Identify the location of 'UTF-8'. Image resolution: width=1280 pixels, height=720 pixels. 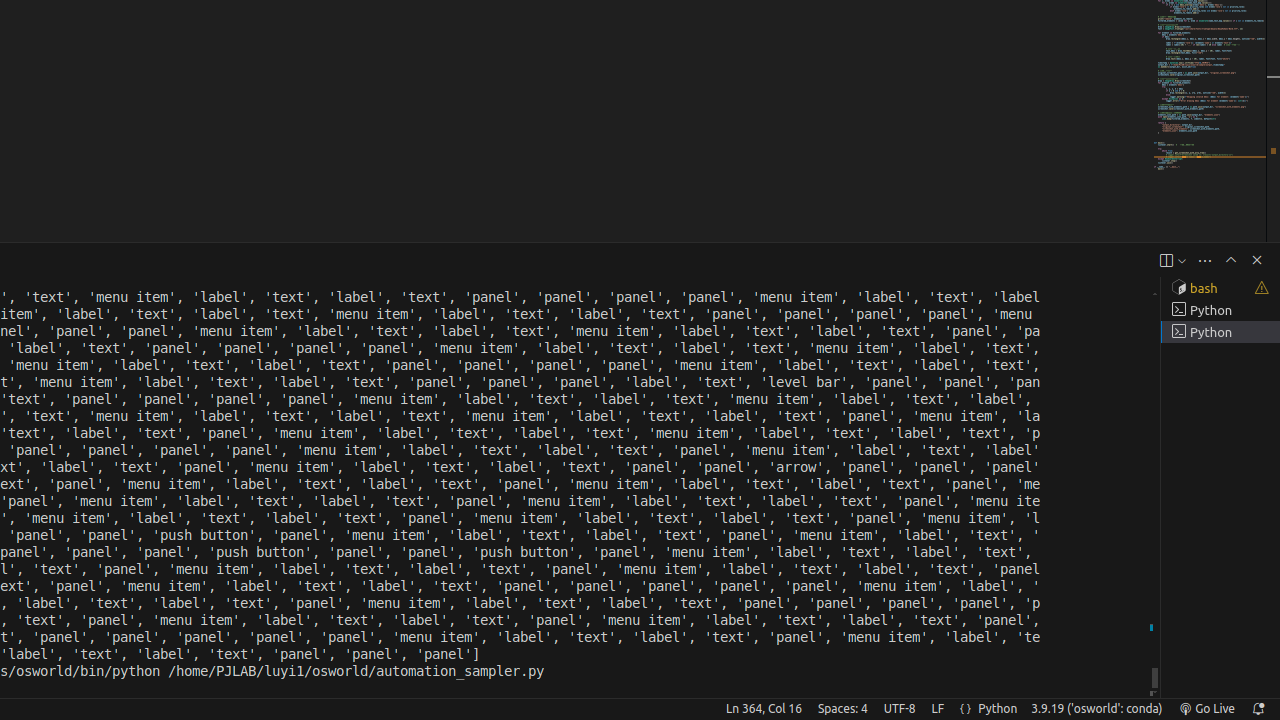
(898, 707).